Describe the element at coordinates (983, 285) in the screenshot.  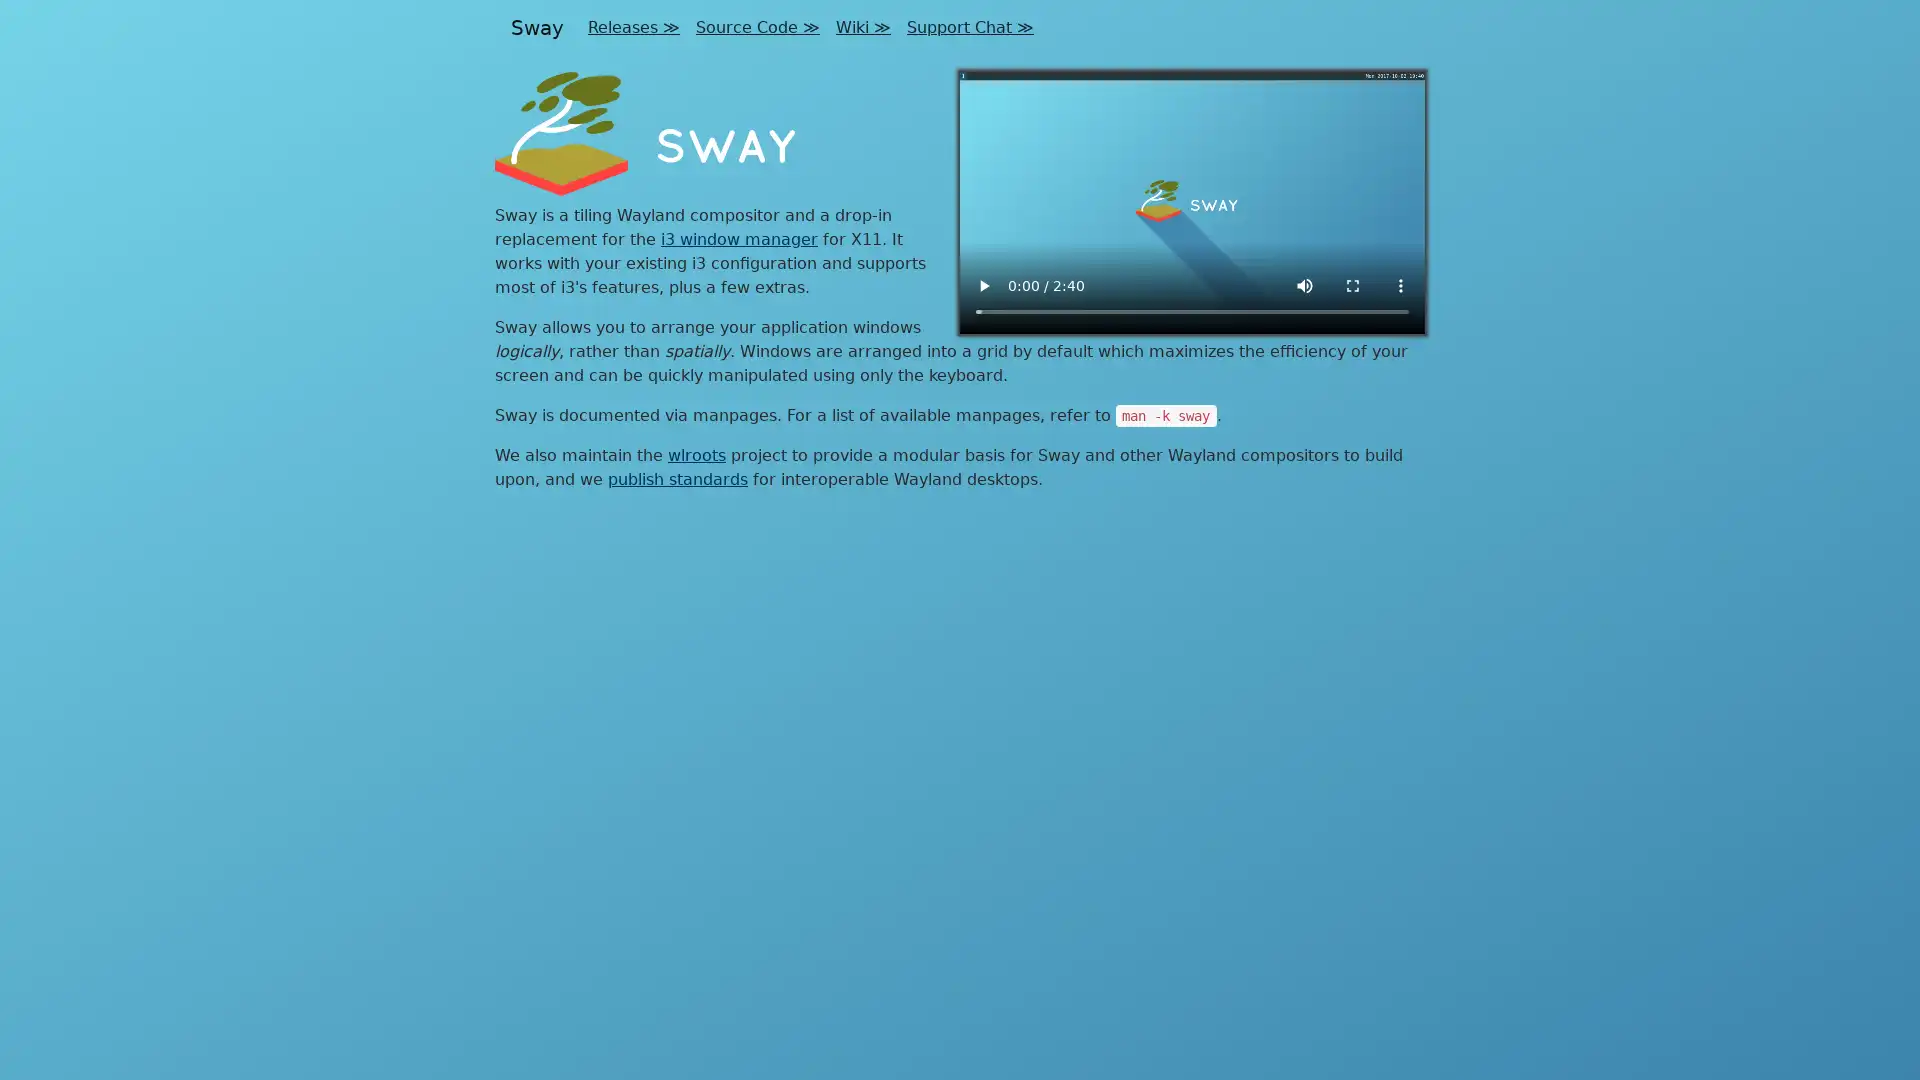
I see `play` at that location.